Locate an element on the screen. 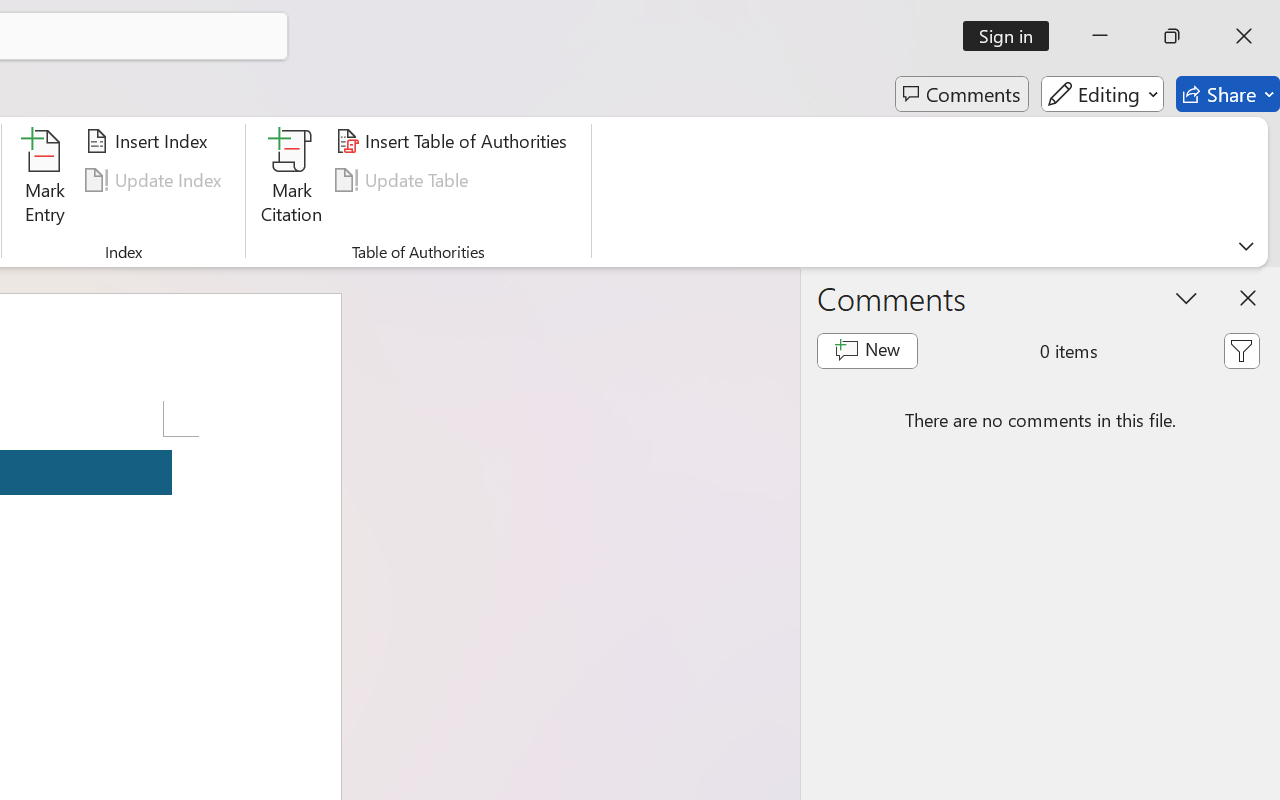 This screenshot has height=800, width=1280. 'Insert Table of Authorities...' is located at coordinates (453, 141).